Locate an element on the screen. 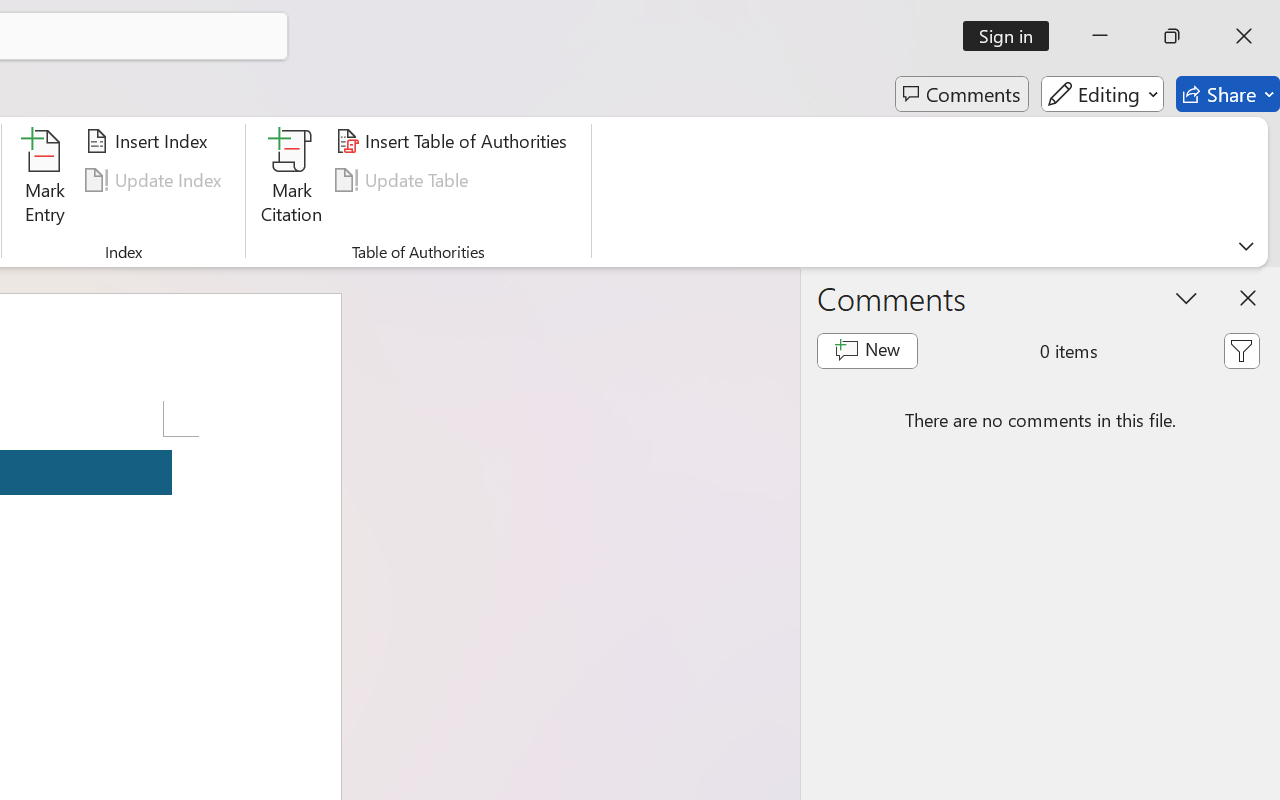 This screenshot has height=800, width=1280. 'Insert Table of Authorities...' is located at coordinates (453, 141).